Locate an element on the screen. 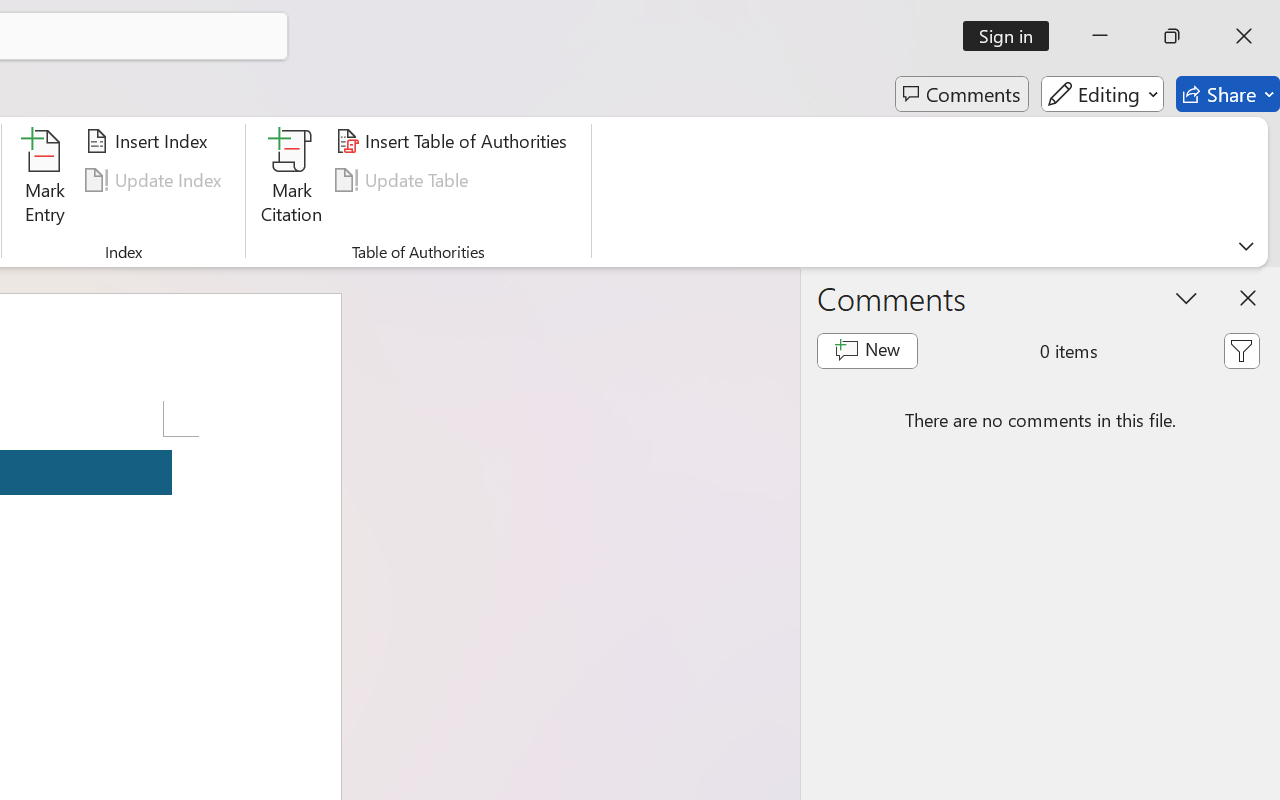 This screenshot has height=800, width=1280. 'Insert Table of Authorities...' is located at coordinates (453, 141).